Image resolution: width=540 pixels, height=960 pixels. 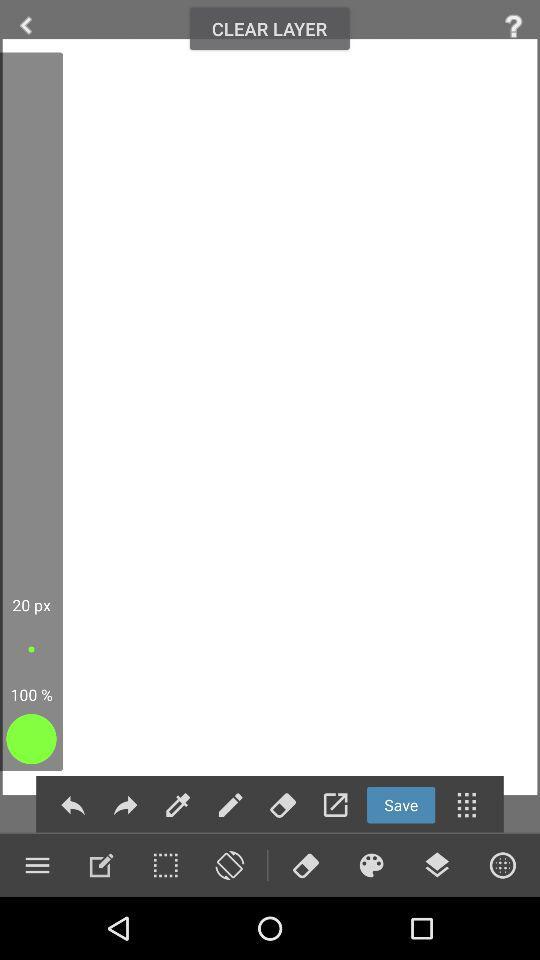 What do you see at coordinates (436, 864) in the screenshot?
I see `layers` at bounding box center [436, 864].